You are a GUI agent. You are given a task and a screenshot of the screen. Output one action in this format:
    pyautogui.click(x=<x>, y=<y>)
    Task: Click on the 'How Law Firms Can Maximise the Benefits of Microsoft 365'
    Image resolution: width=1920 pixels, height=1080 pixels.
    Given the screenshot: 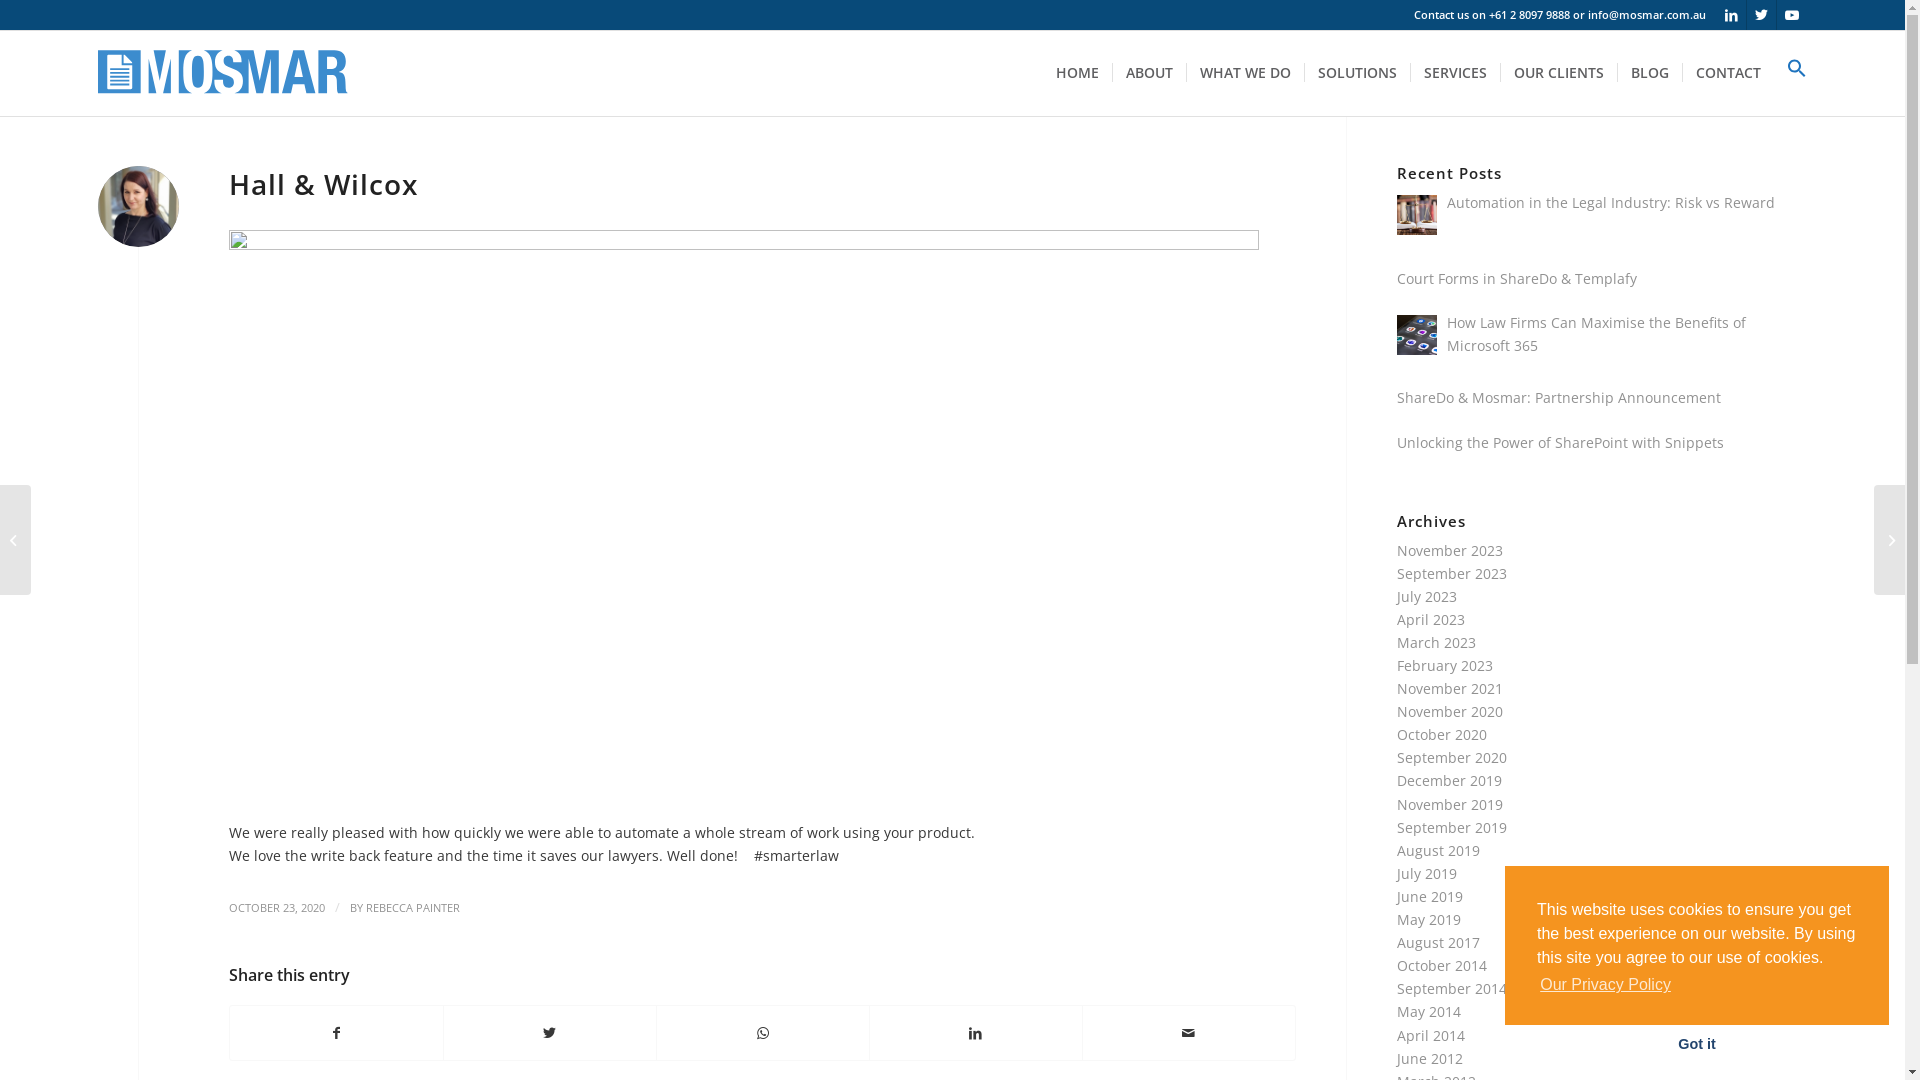 What is the action you would take?
    pyautogui.click(x=1595, y=333)
    